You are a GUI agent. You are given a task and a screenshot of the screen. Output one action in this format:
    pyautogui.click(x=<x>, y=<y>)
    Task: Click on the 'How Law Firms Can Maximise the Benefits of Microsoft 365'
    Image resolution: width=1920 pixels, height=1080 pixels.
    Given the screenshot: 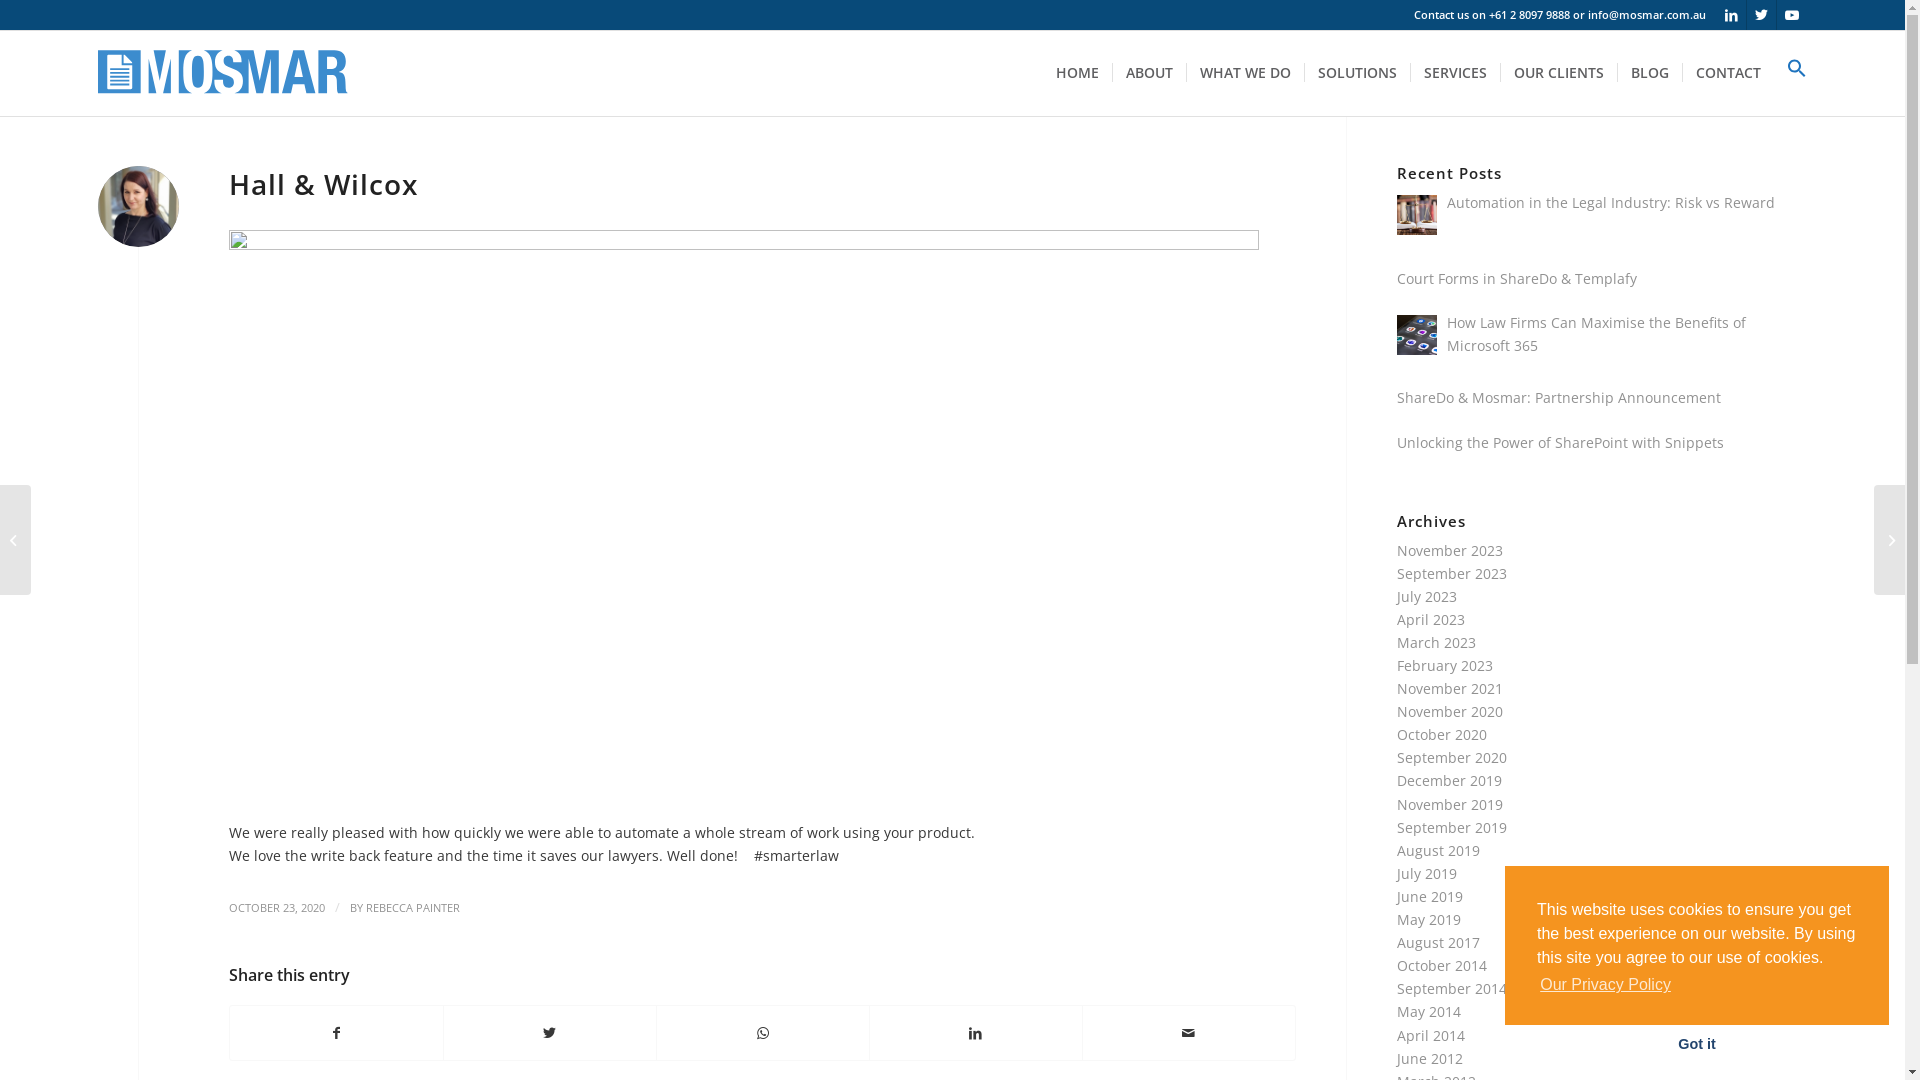 What is the action you would take?
    pyautogui.click(x=1595, y=333)
    